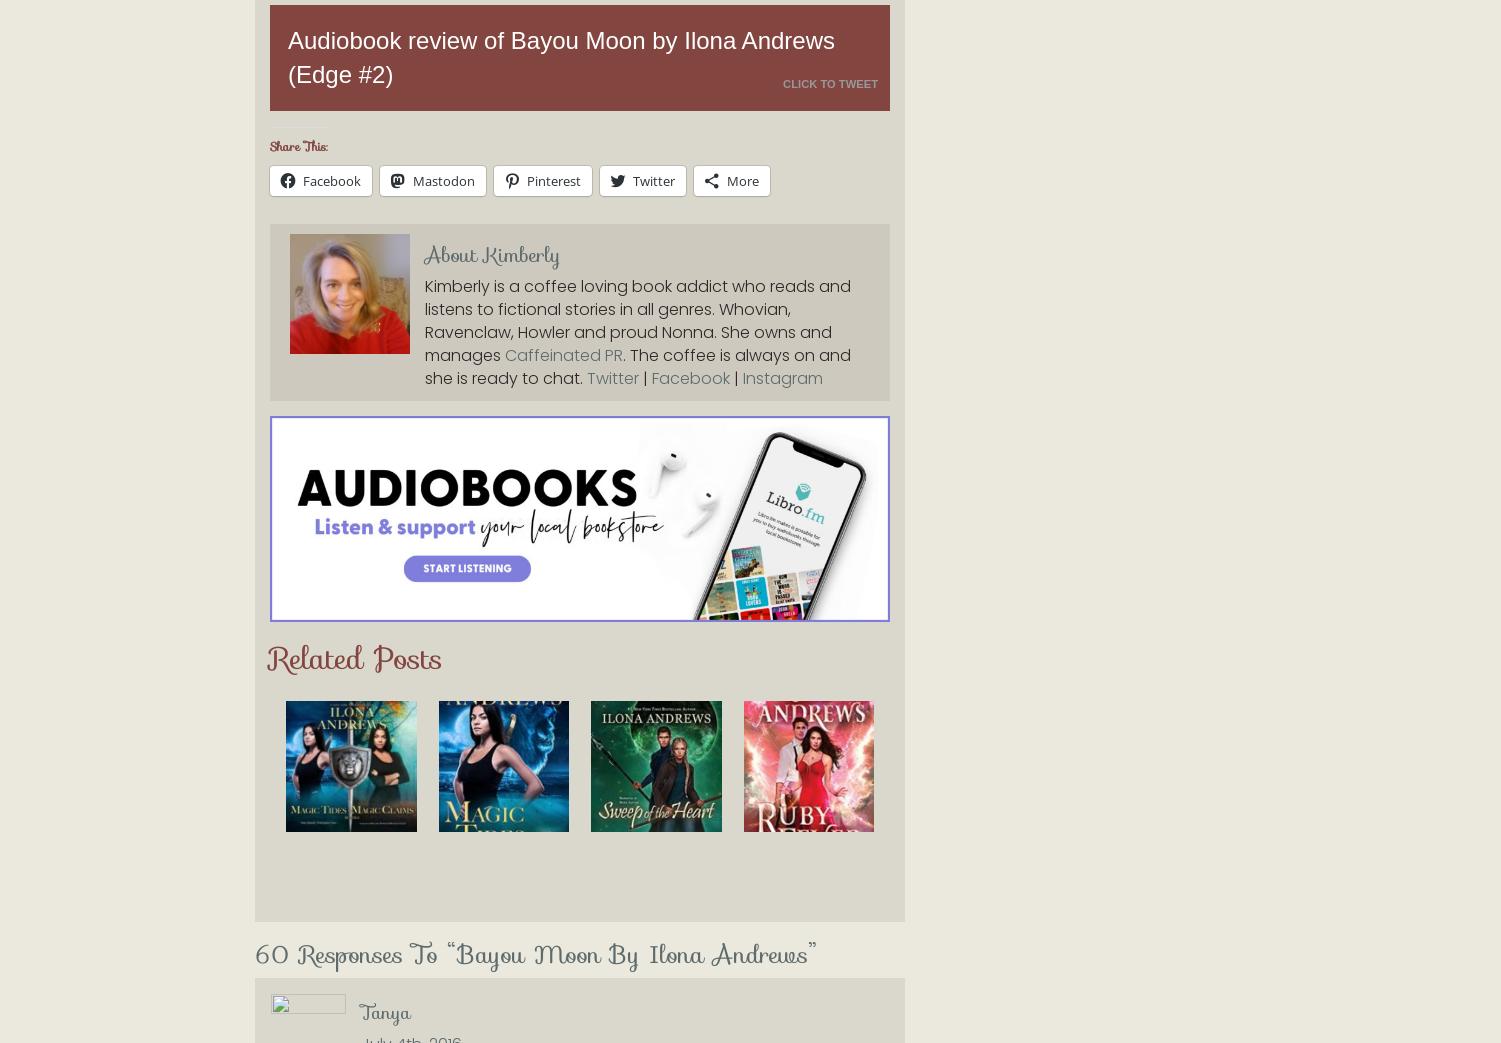 This screenshot has width=1501, height=1043. Describe the element at coordinates (491, 255) in the screenshot. I see `'About Kimberly'` at that location.